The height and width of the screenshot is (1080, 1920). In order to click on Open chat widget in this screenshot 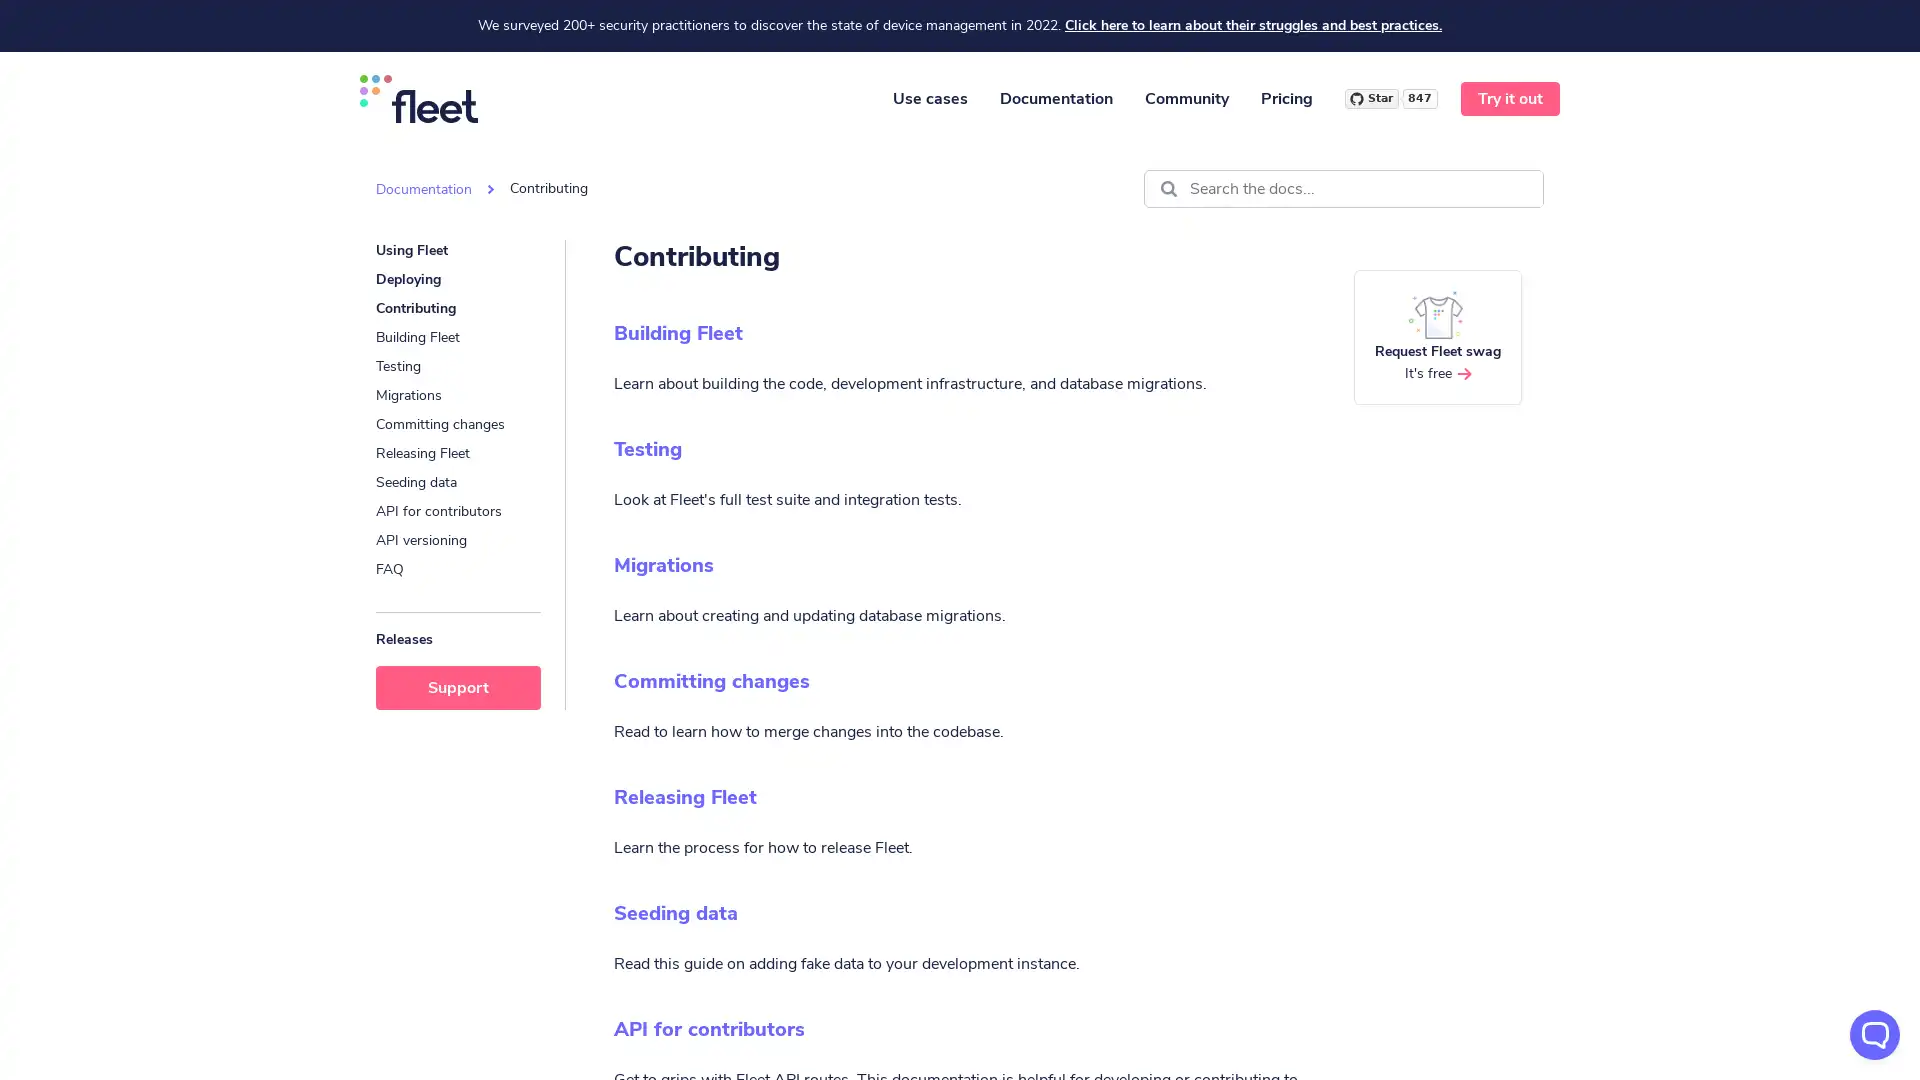, I will do `click(1874, 1034)`.